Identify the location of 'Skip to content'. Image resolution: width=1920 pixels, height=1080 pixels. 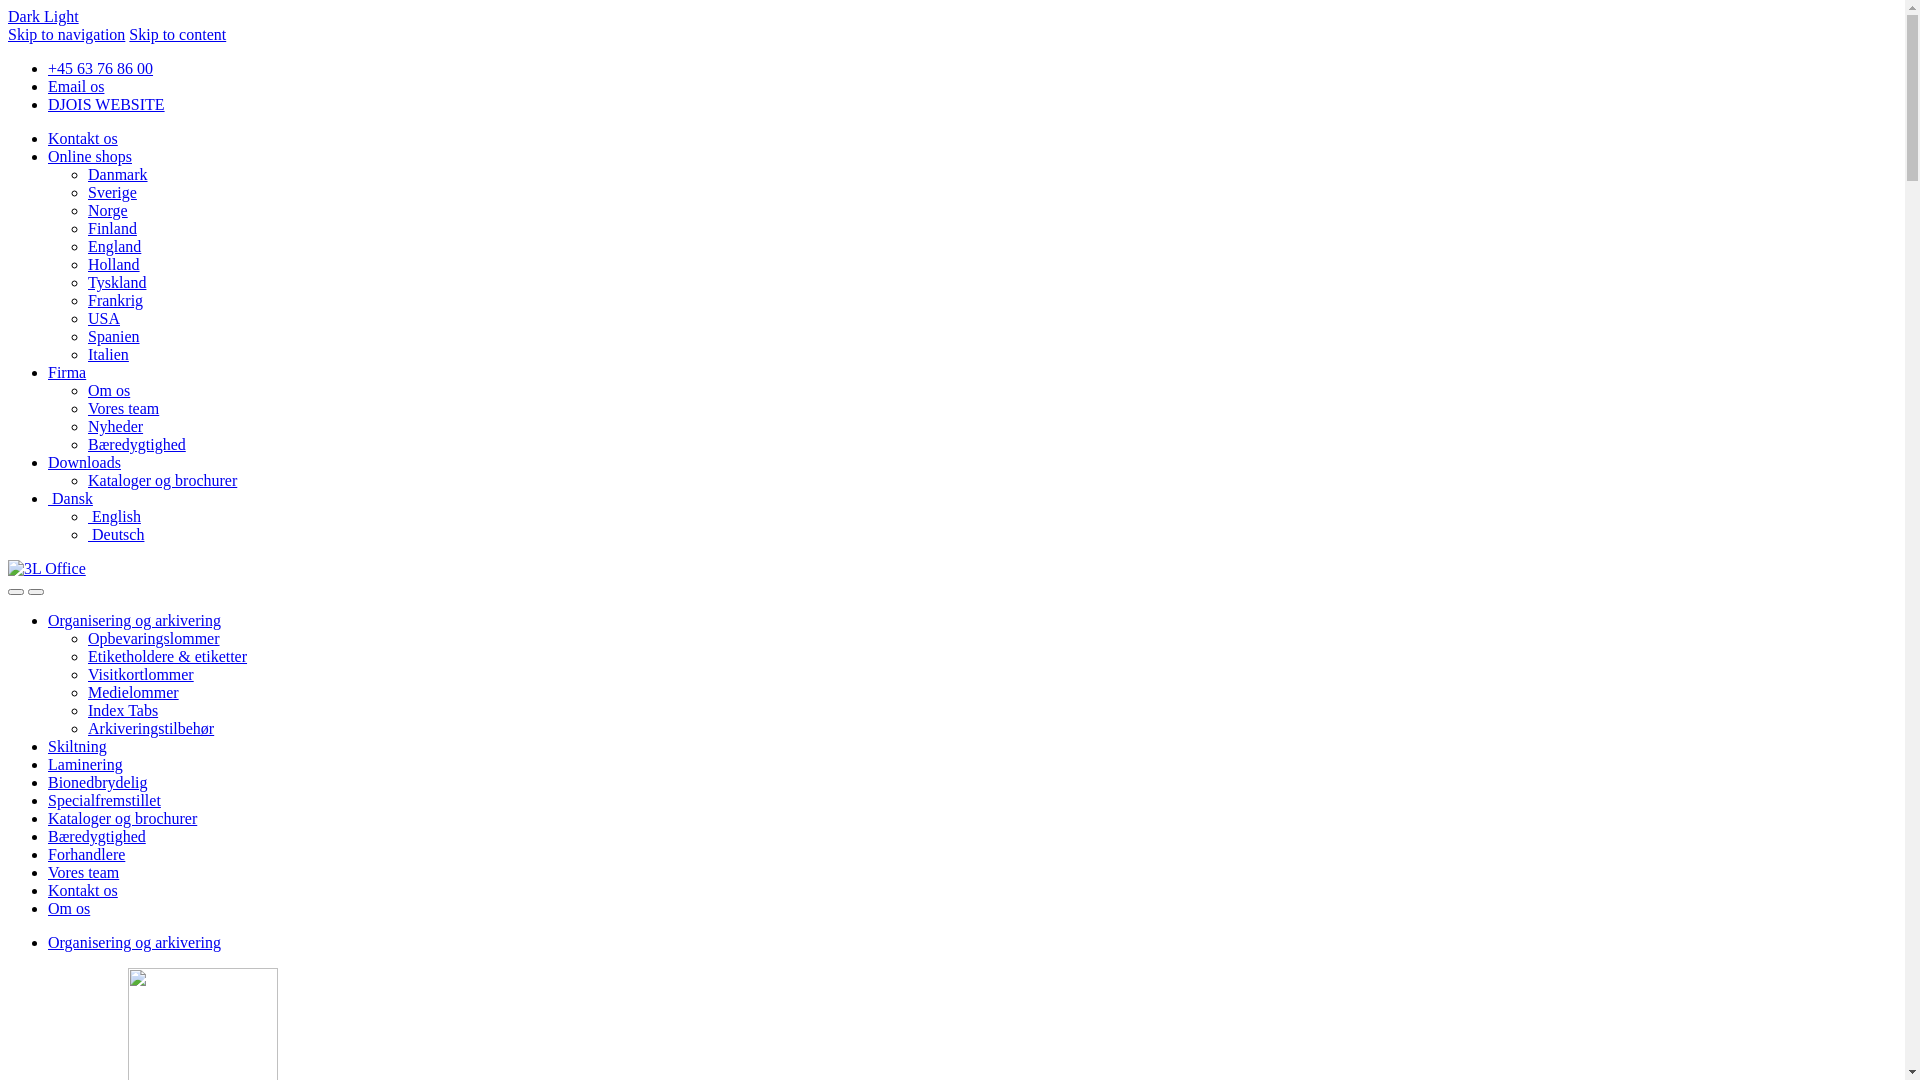
(177, 34).